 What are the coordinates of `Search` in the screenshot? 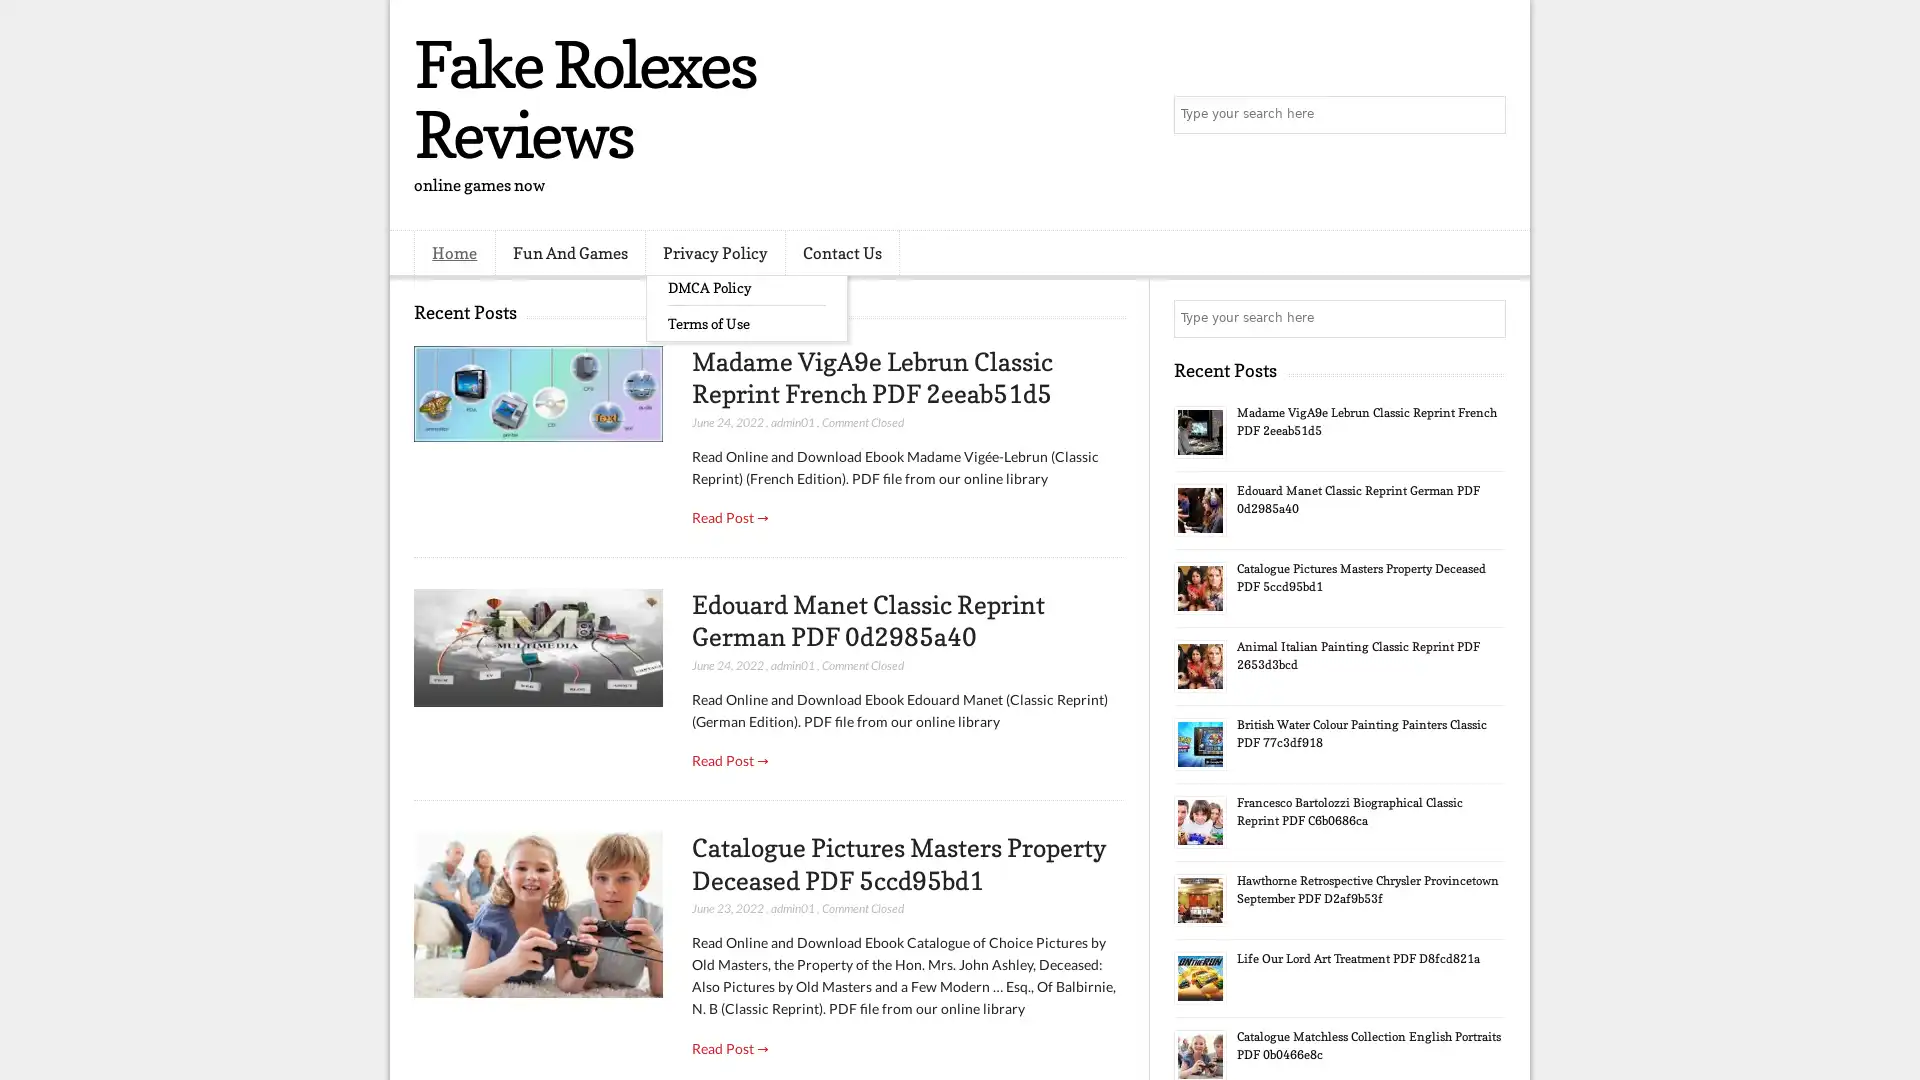 It's located at (1485, 318).